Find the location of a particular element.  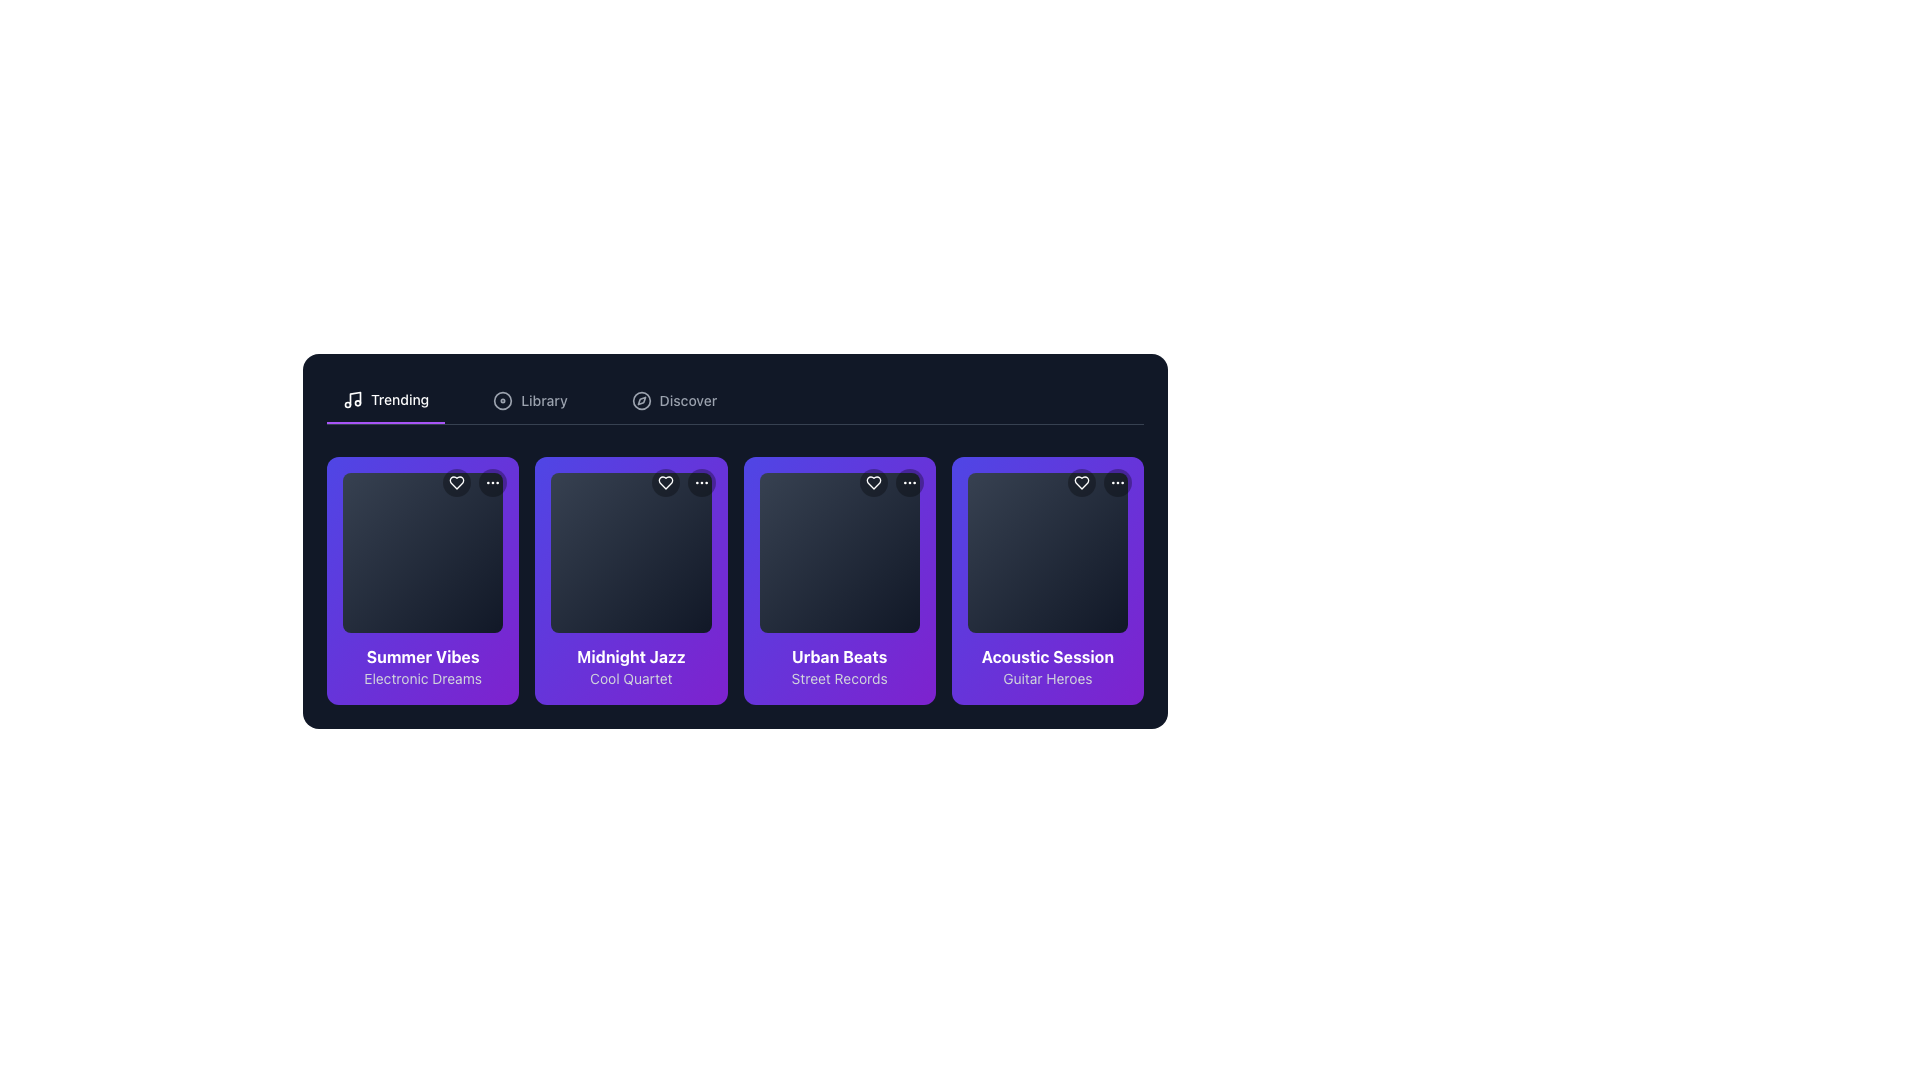

the heart-shaped icon is located at coordinates (456, 482).